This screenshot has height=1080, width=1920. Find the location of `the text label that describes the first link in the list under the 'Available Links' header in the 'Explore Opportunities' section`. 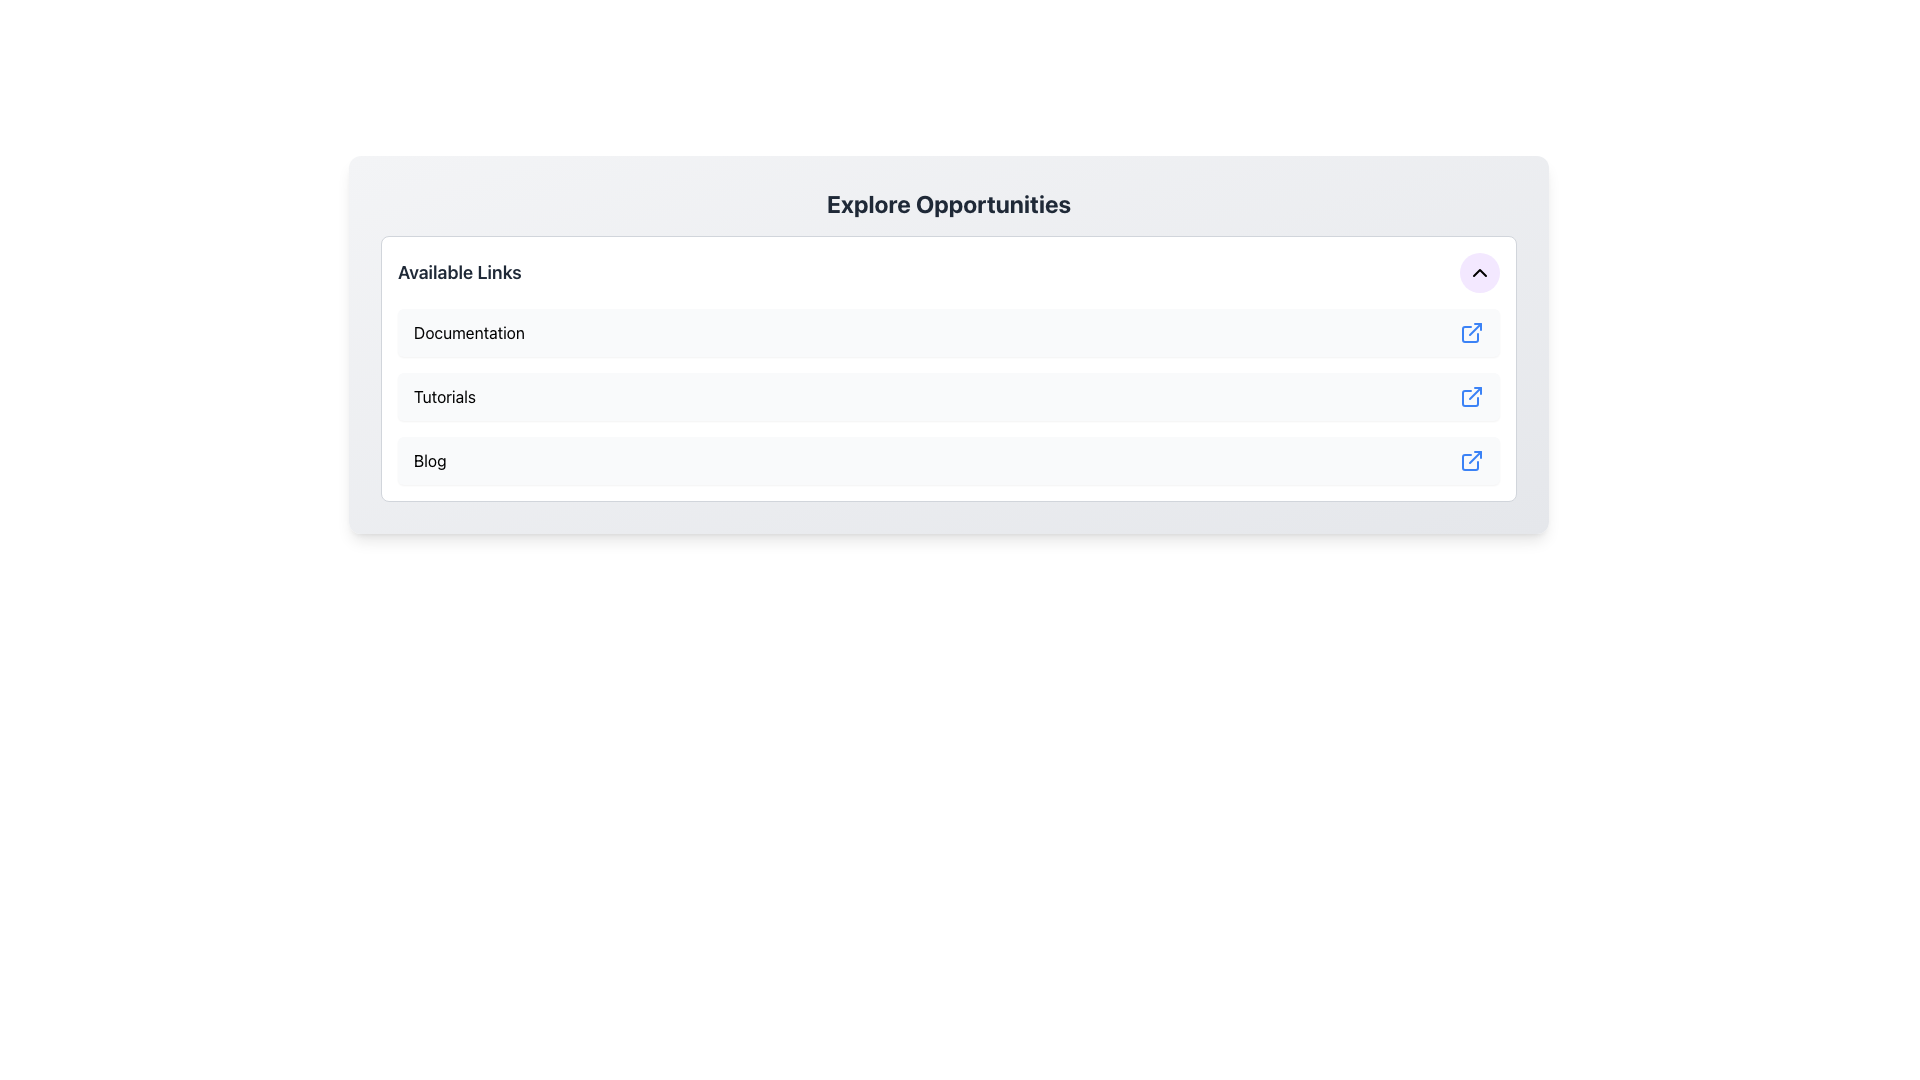

the text label that describes the first link in the list under the 'Available Links' header in the 'Explore Opportunities' section is located at coordinates (468, 331).